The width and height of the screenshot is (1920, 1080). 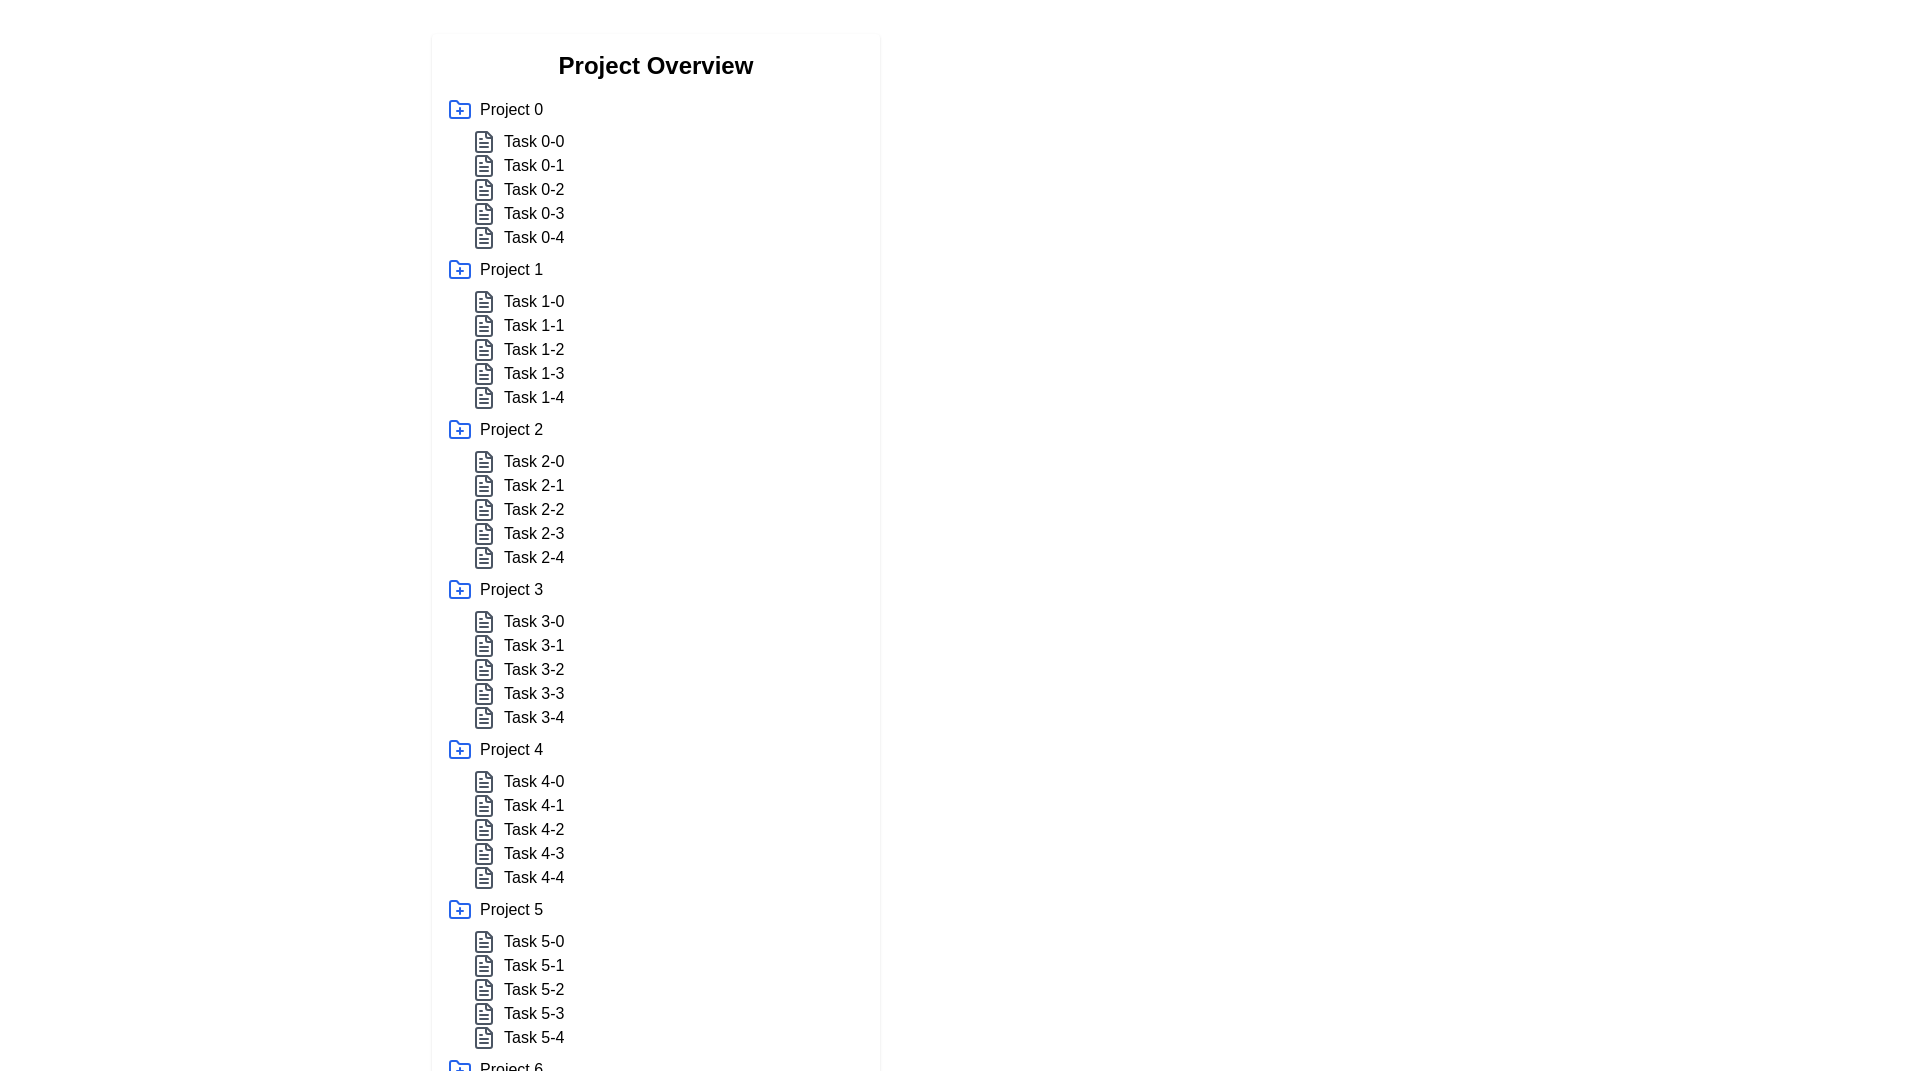 What do you see at coordinates (484, 805) in the screenshot?
I see `the document icon representing 'Task 4-1' in the 'Project 4' section of the interface` at bounding box center [484, 805].